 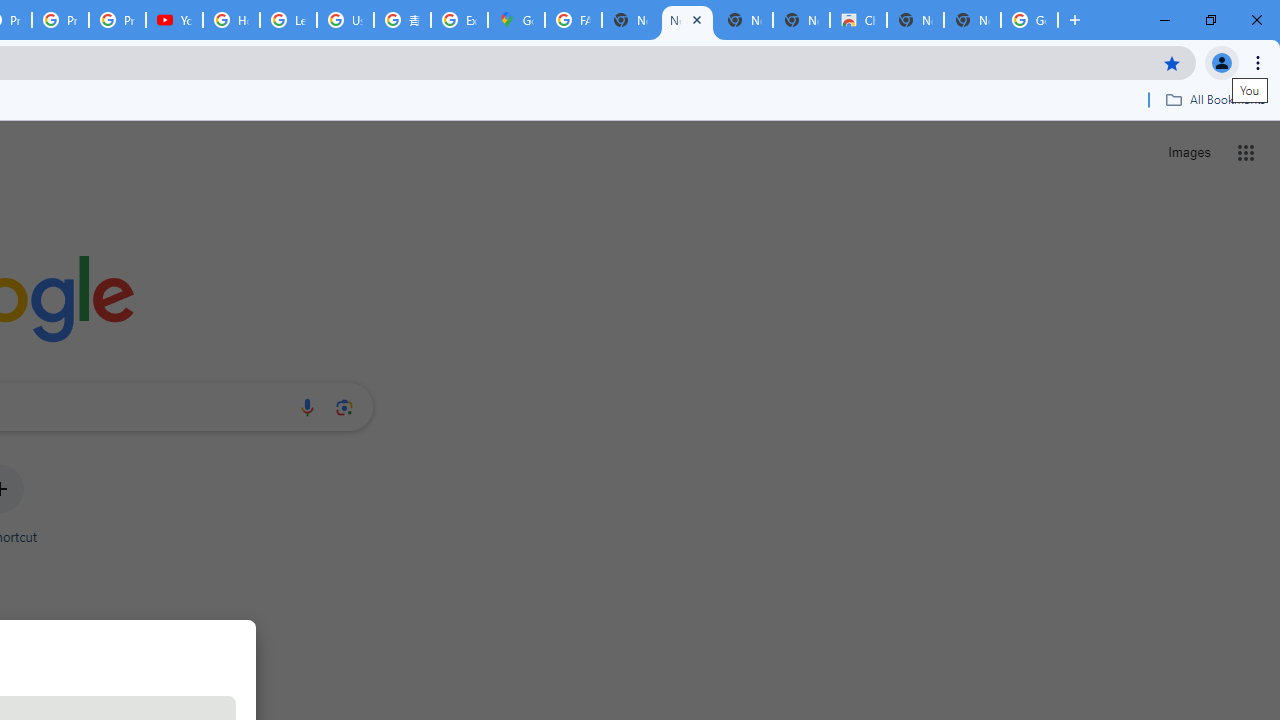 What do you see at coordinates (116, 20) in the screenshot?
I see `'Privacy Checkup'` at bounding box center [116, 20].